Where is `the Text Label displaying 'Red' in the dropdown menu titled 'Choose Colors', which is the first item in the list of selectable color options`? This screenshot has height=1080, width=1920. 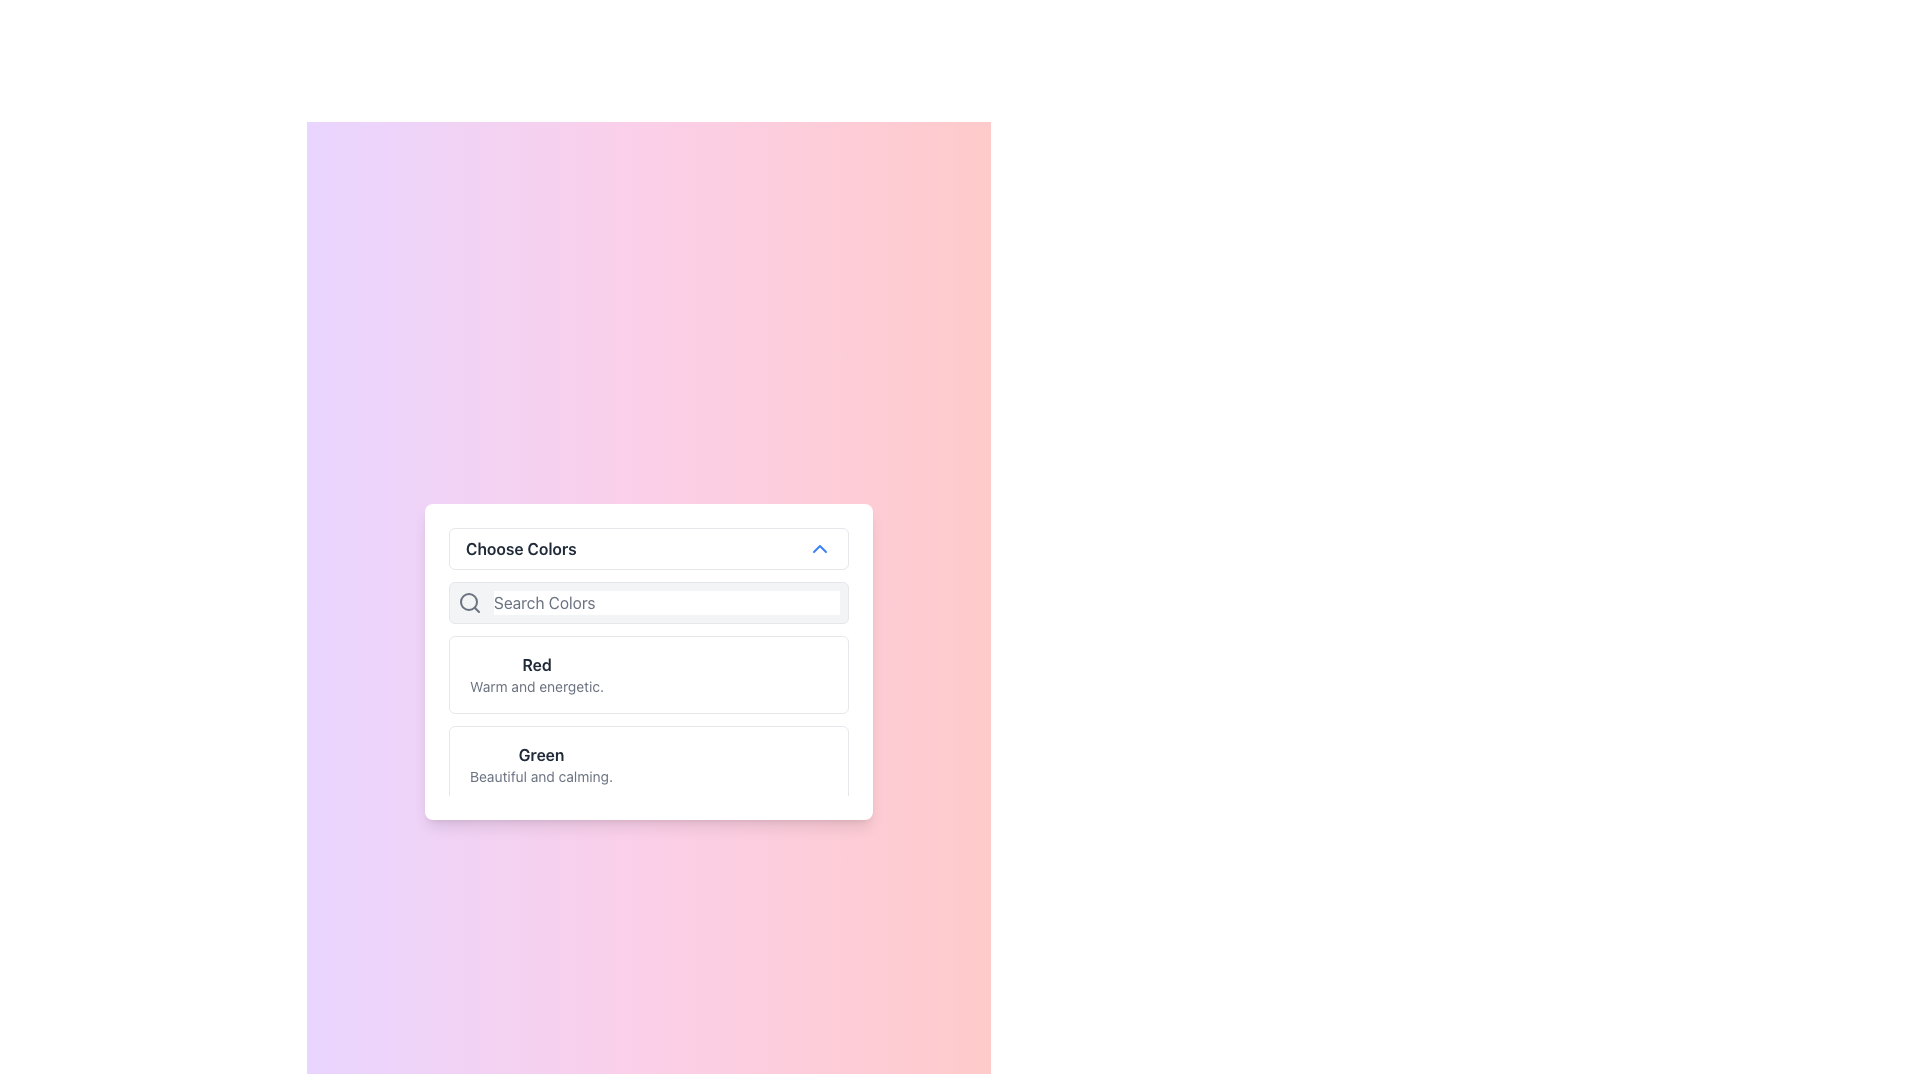
the Text Label displaying 'Red' in the dropdown menu titled 'Choose Colors', which is the first item in the list of selectable color options is located at coordinates (537, 664).